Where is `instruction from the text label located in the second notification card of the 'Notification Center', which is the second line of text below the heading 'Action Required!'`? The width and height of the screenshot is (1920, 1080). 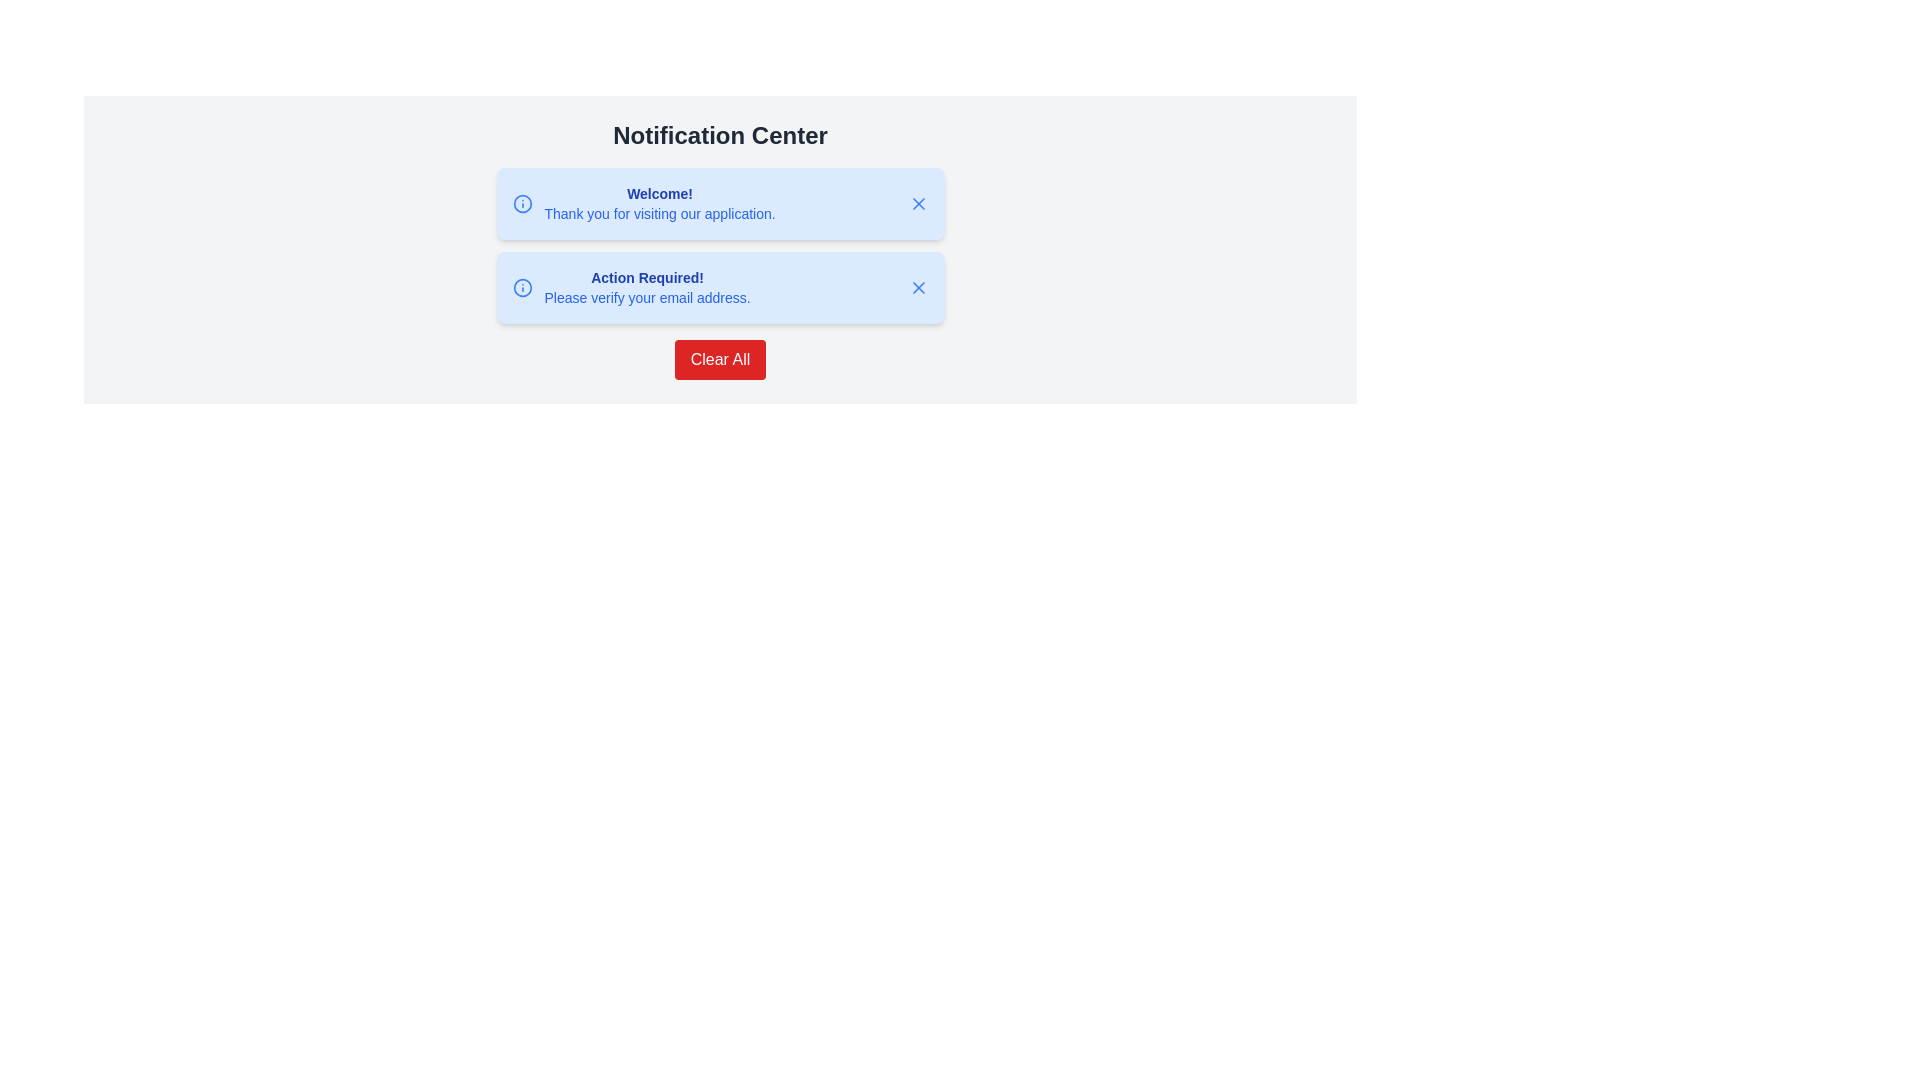
instruction from the text label located in the second notification card of the 'Notification Center', which is the second line of text below the heading 'Action Required!' is located at coordinates (647, 297).